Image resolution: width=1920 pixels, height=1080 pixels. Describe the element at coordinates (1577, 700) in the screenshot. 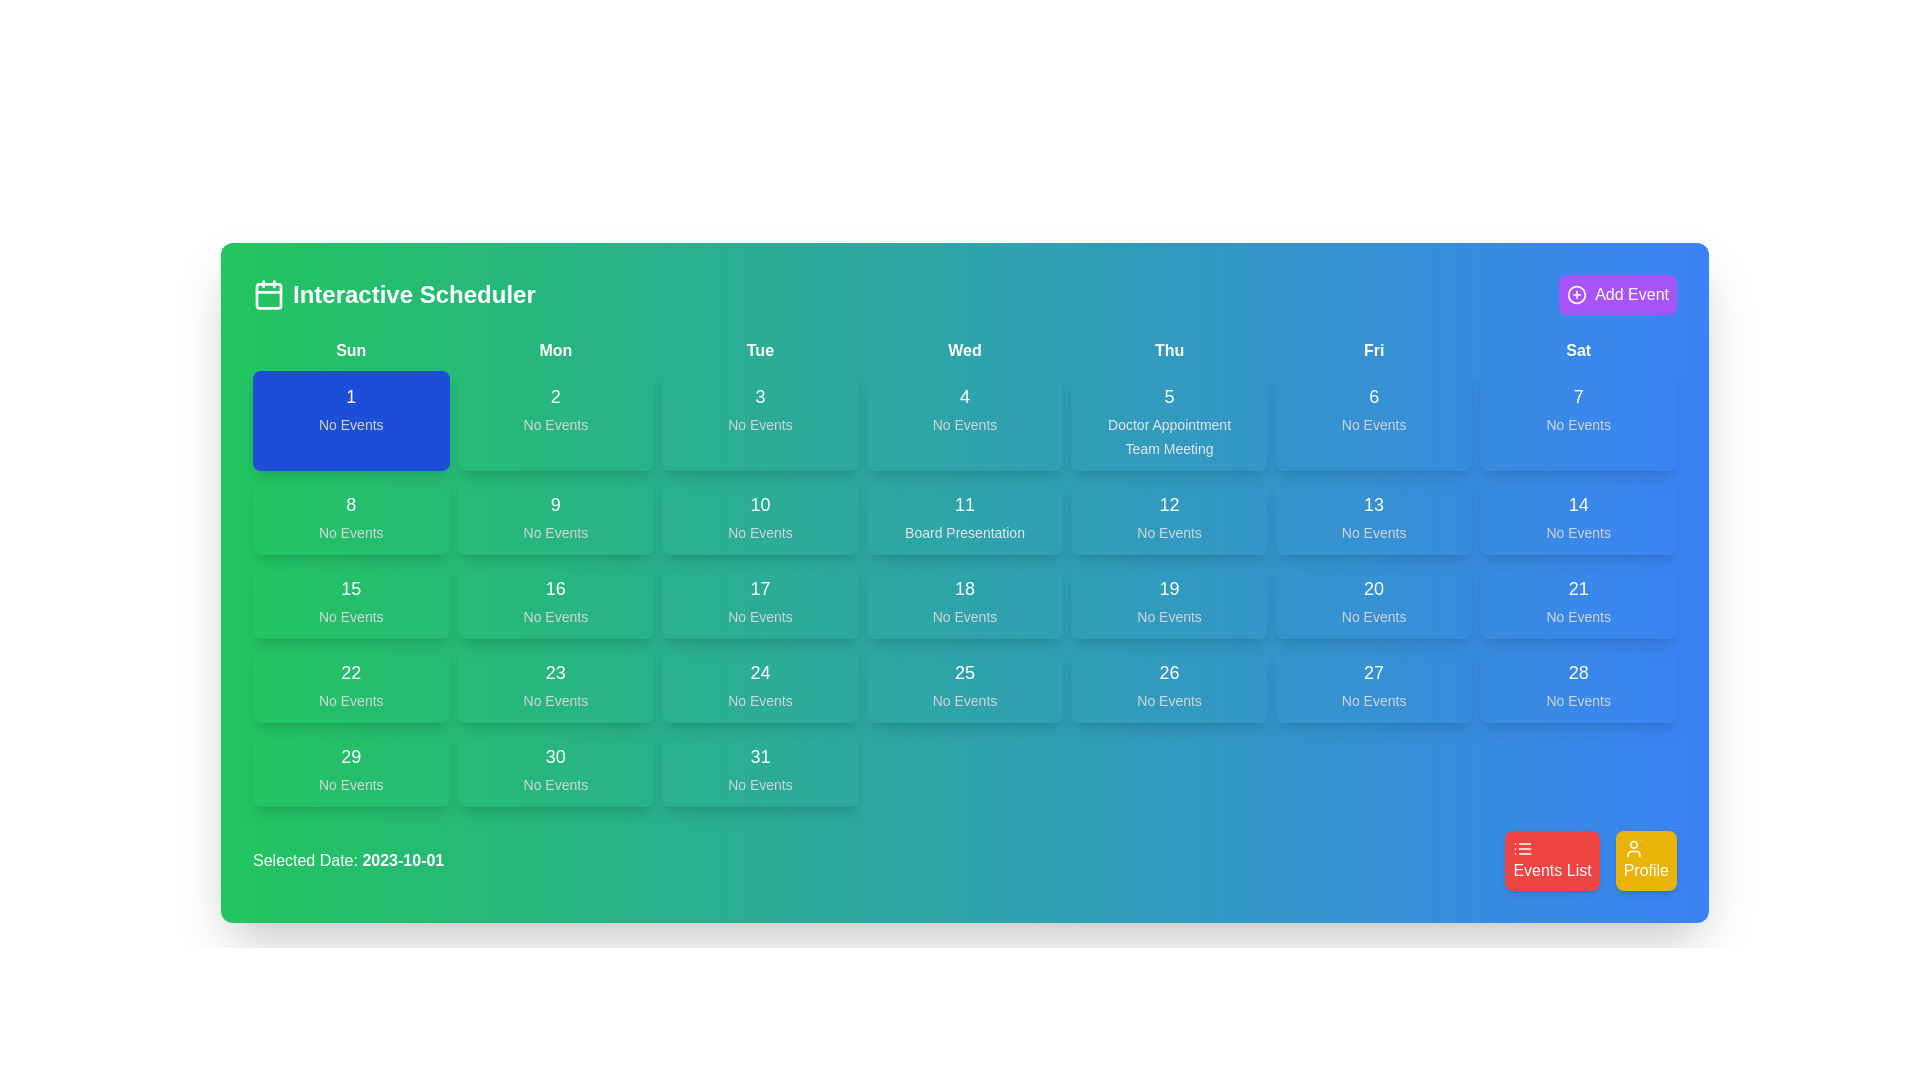

I see `the informational text label indicating no scheduled events for the date '28' in the calendar under the 'Saturday' column` at that location.